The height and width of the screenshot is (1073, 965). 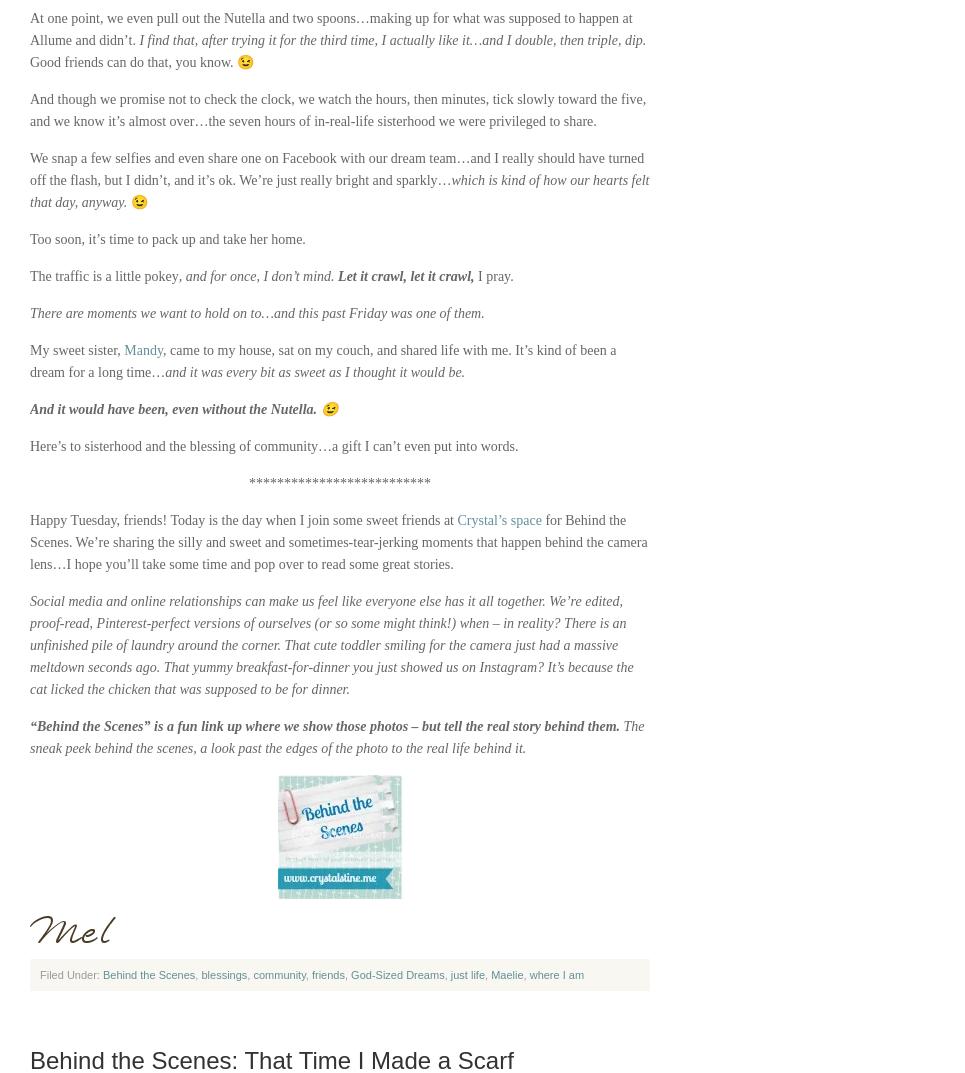 What do you see at coordinates (329, 28) in the screenshot?
I see `'At one point, we even pull out the Nutella and two spoons…making up for what was supposed to happen at Allume and didn’t.'` at bounding box center [329, 28].